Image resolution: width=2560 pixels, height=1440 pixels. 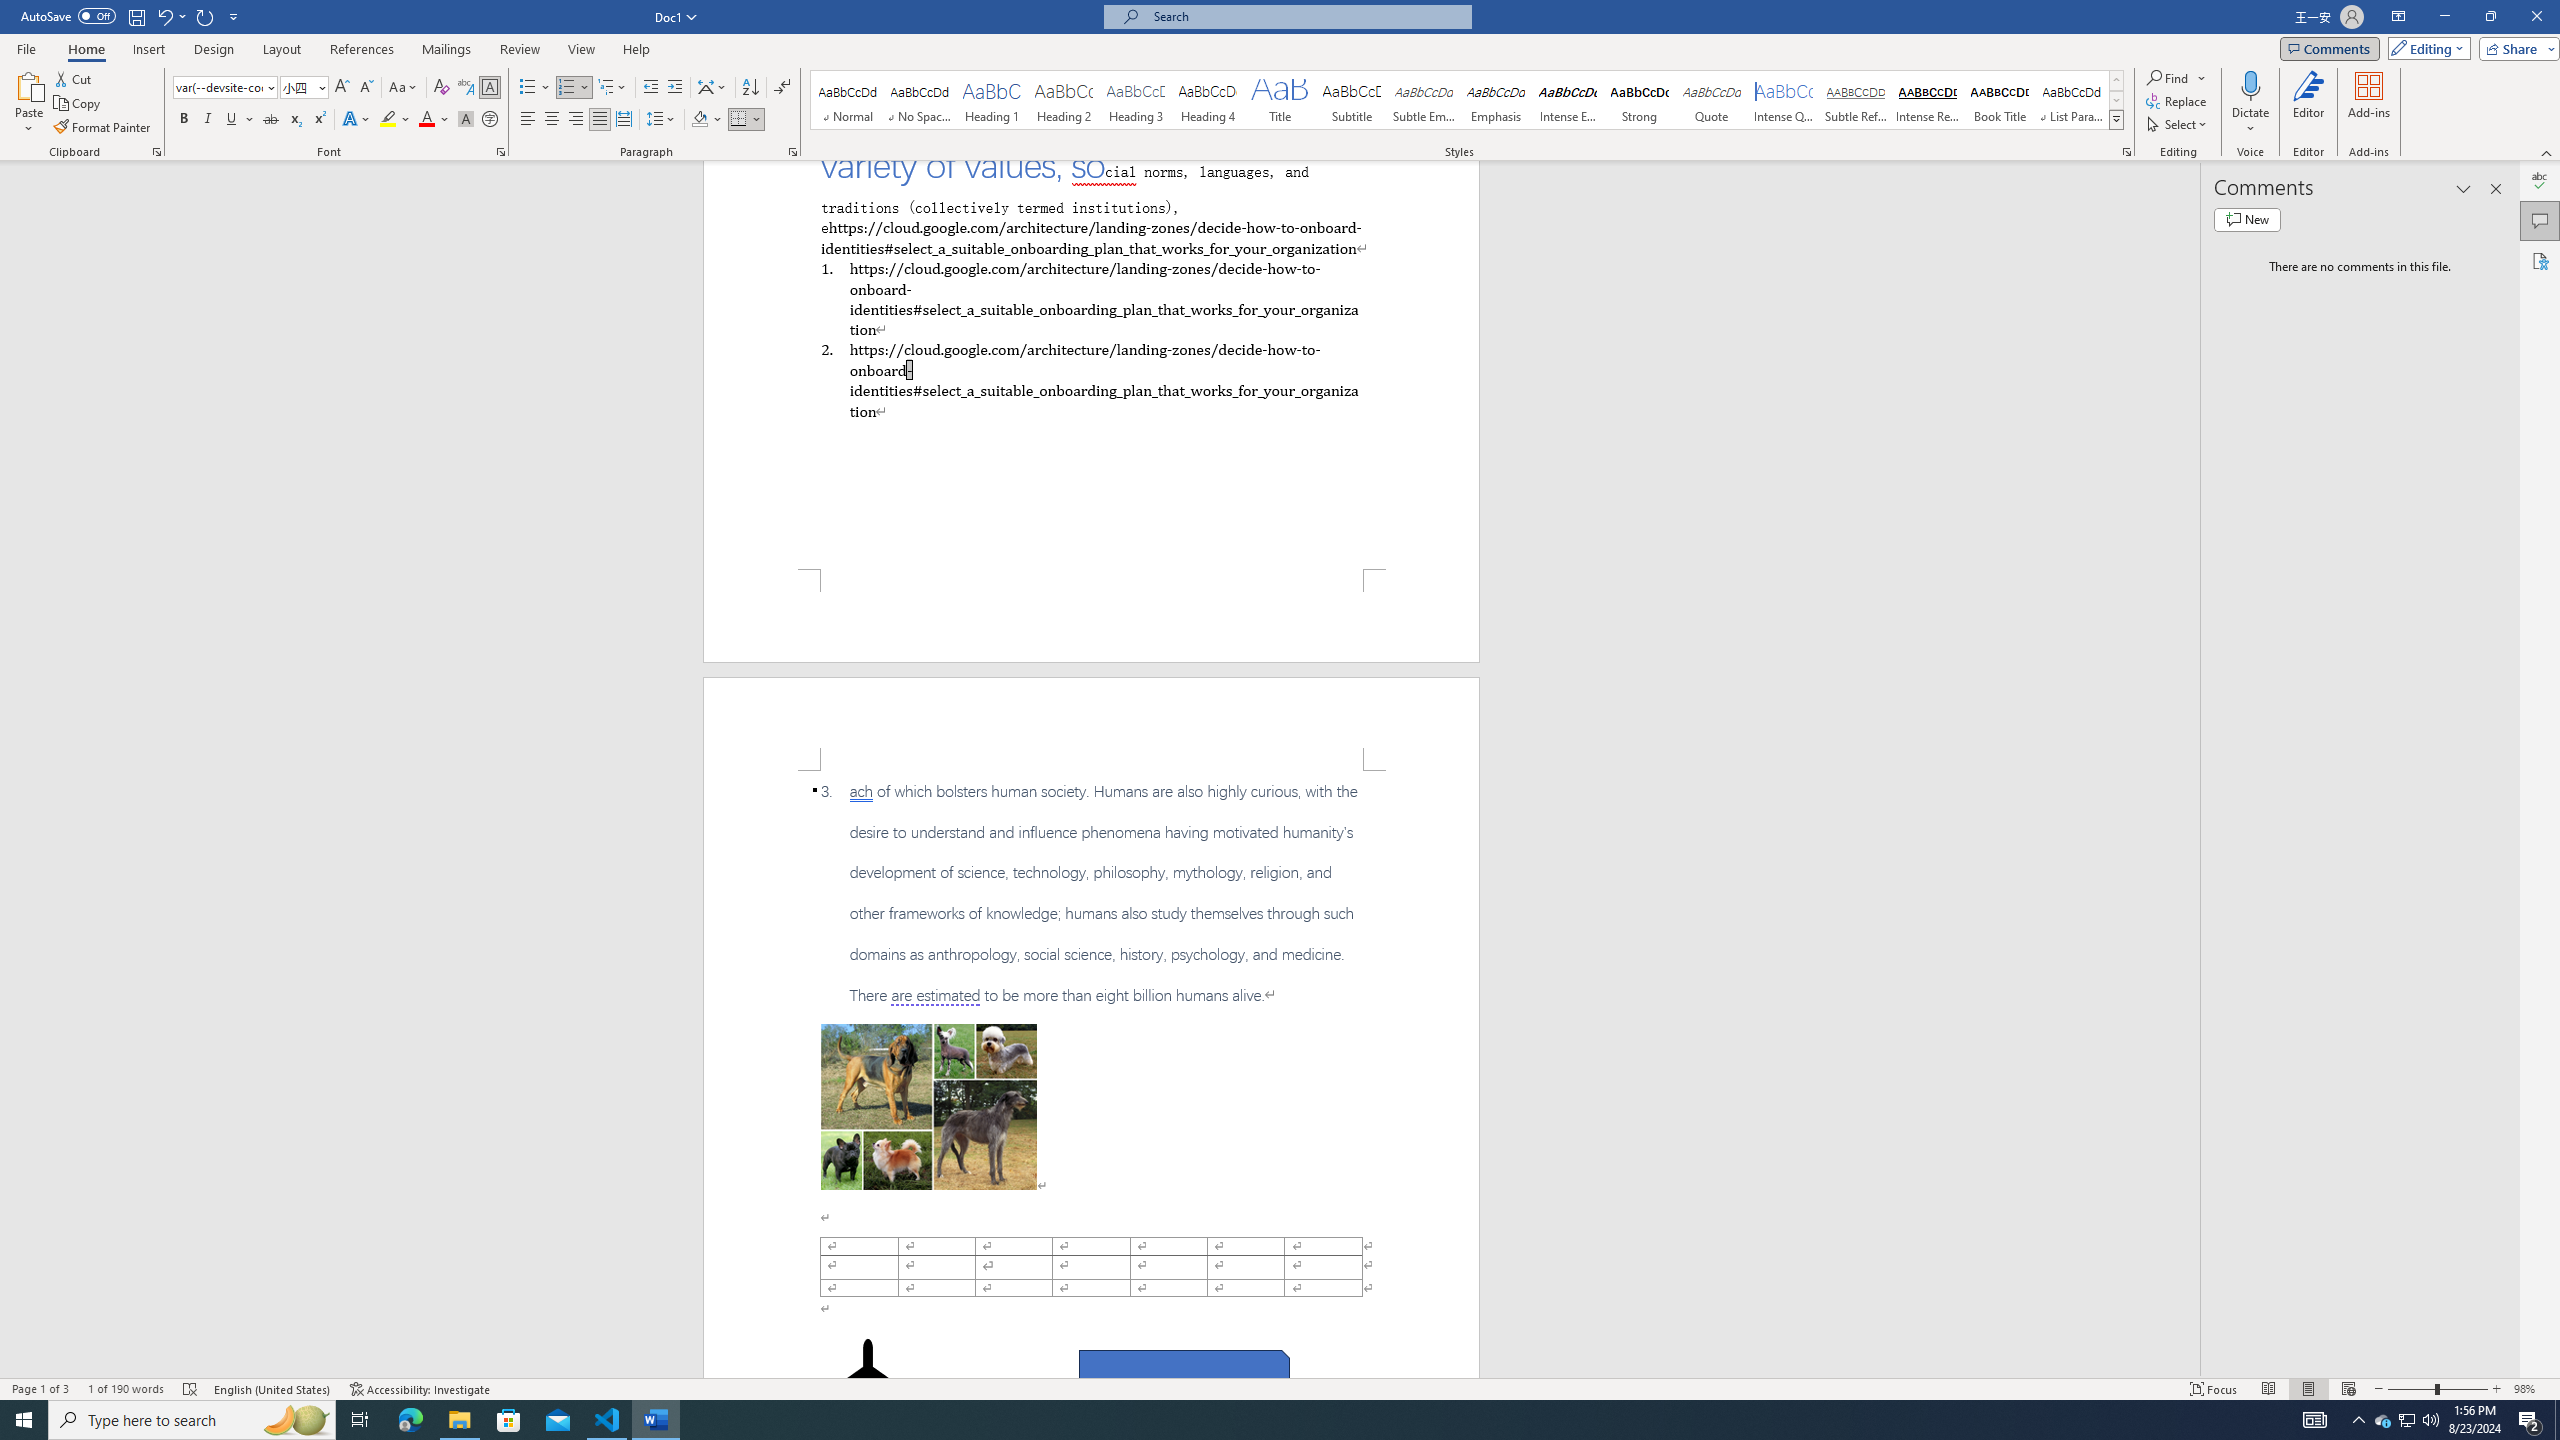 I want to click on 'Shading', so click(x=706, y=118).